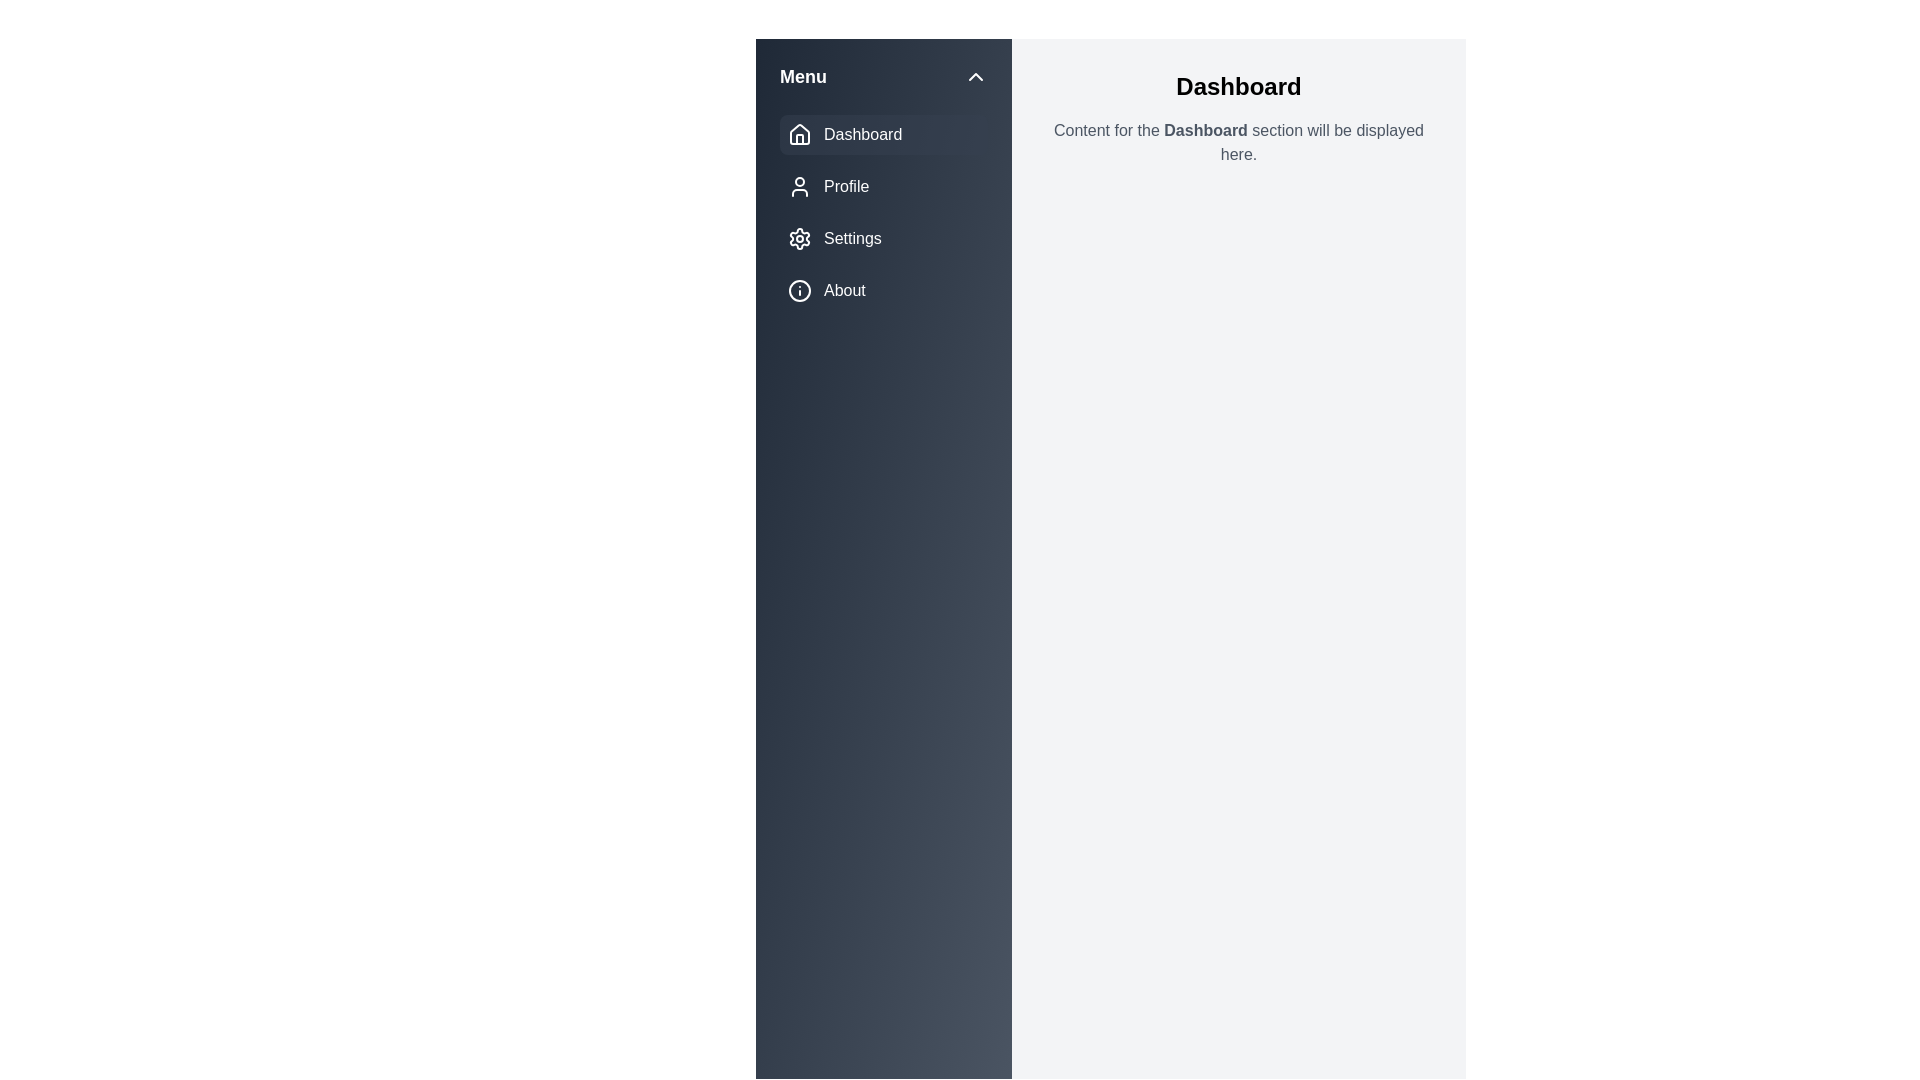 The width and height of the screenshot is (1920, 1080). What do you see at coordinates (882, 135) in the screenshot?
I see `the first menu item in the vertical navigation bar` at bounding box center [882, 135].